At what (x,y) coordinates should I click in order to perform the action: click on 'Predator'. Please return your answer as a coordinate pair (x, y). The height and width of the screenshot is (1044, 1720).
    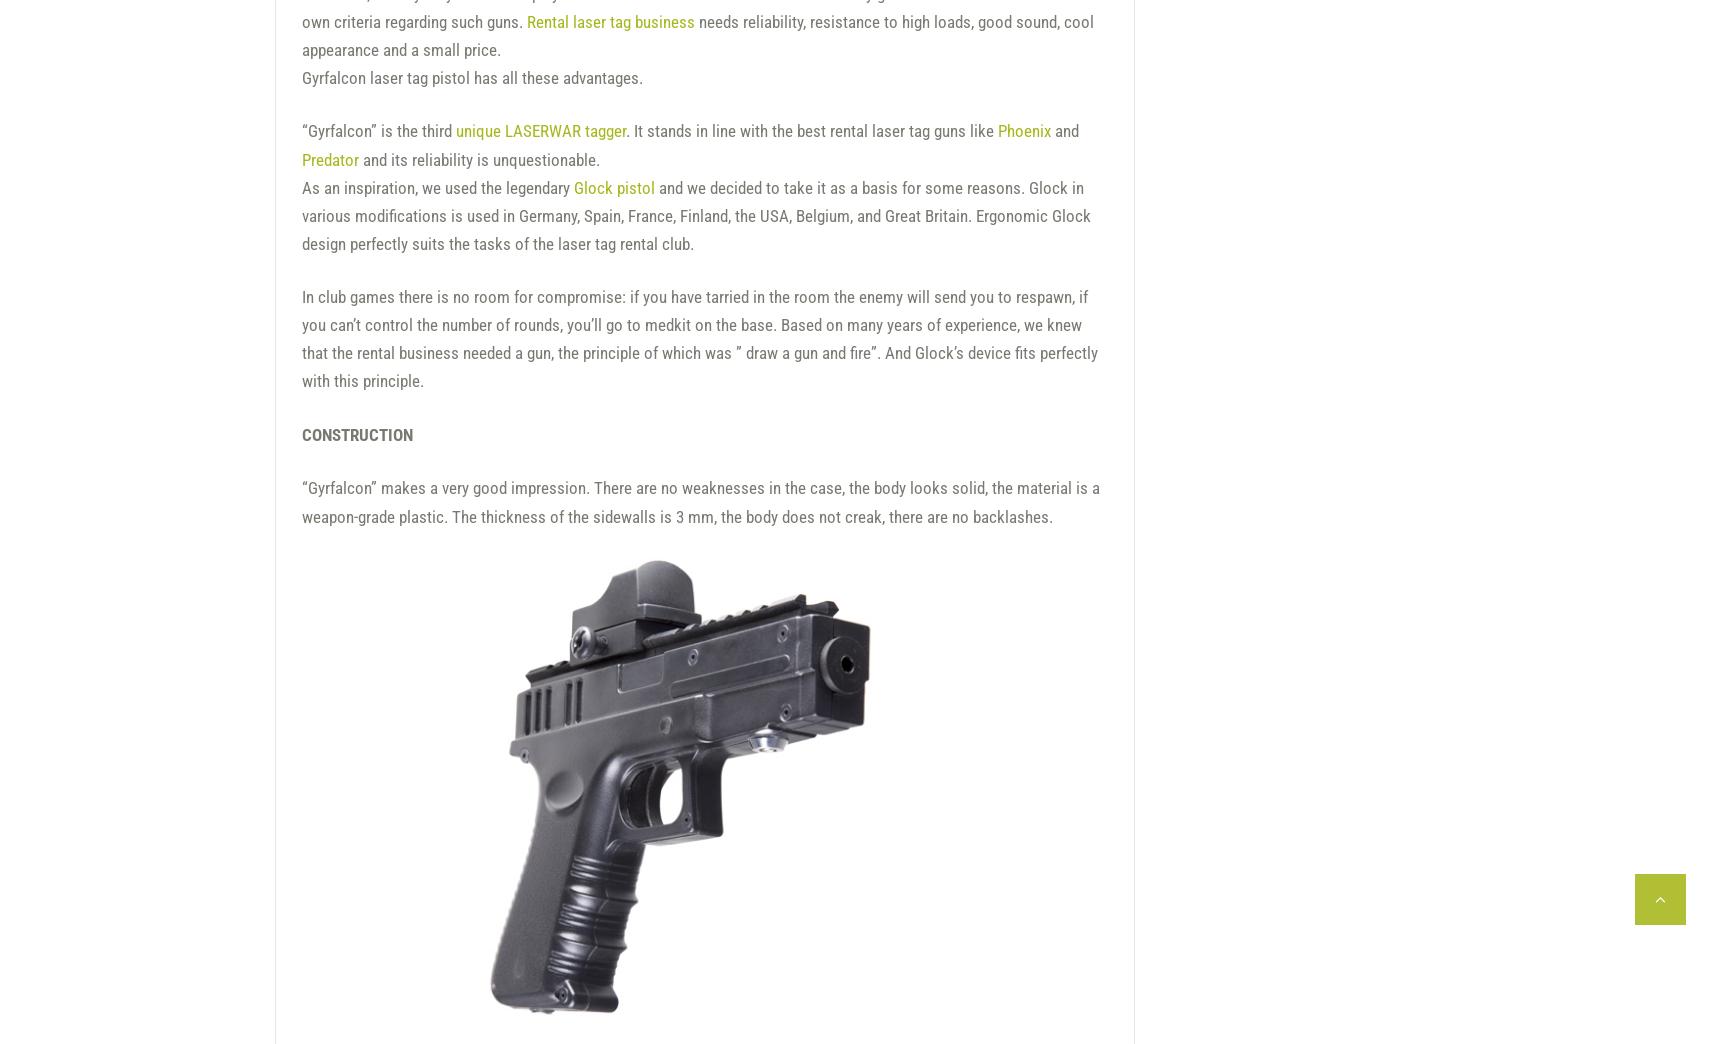
    Looking at the image, I should click on (328, 158).